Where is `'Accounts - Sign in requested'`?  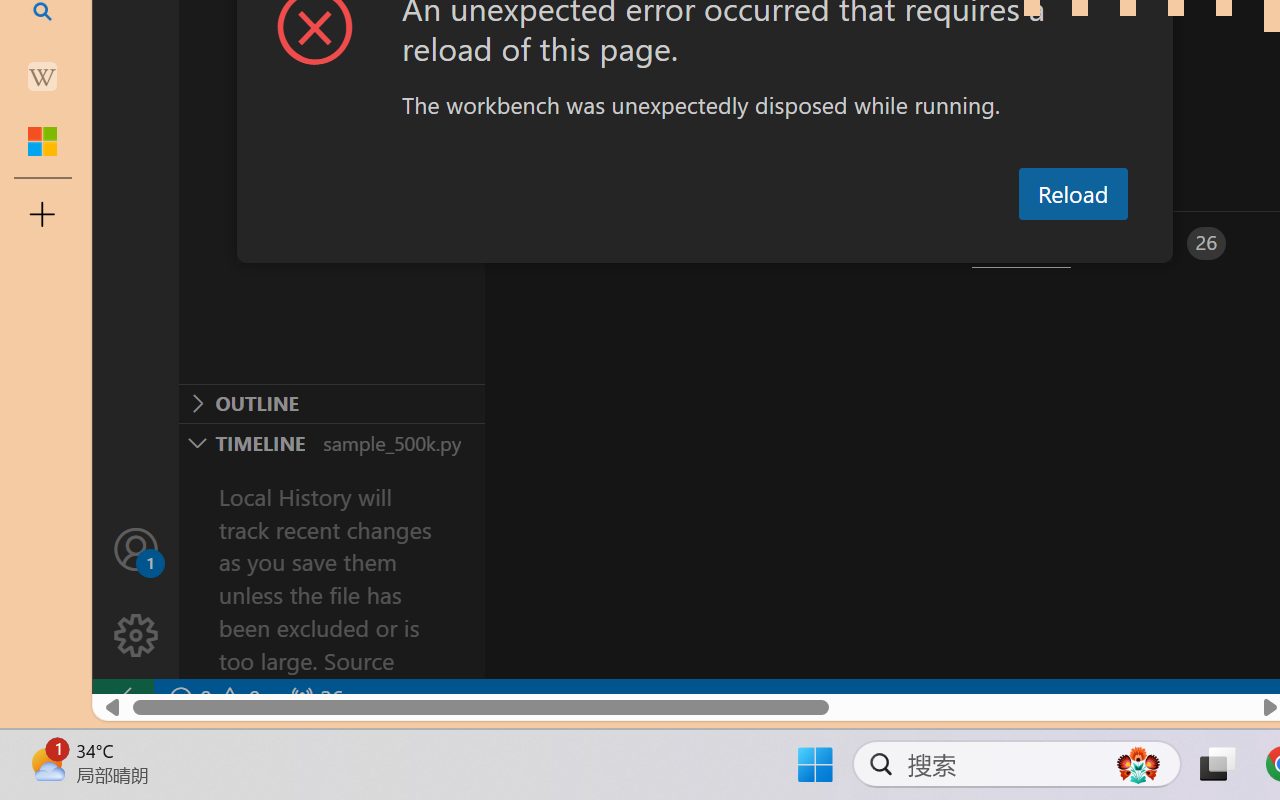 'Accounts - Sign in requested' is located at coordinates (134, 548).